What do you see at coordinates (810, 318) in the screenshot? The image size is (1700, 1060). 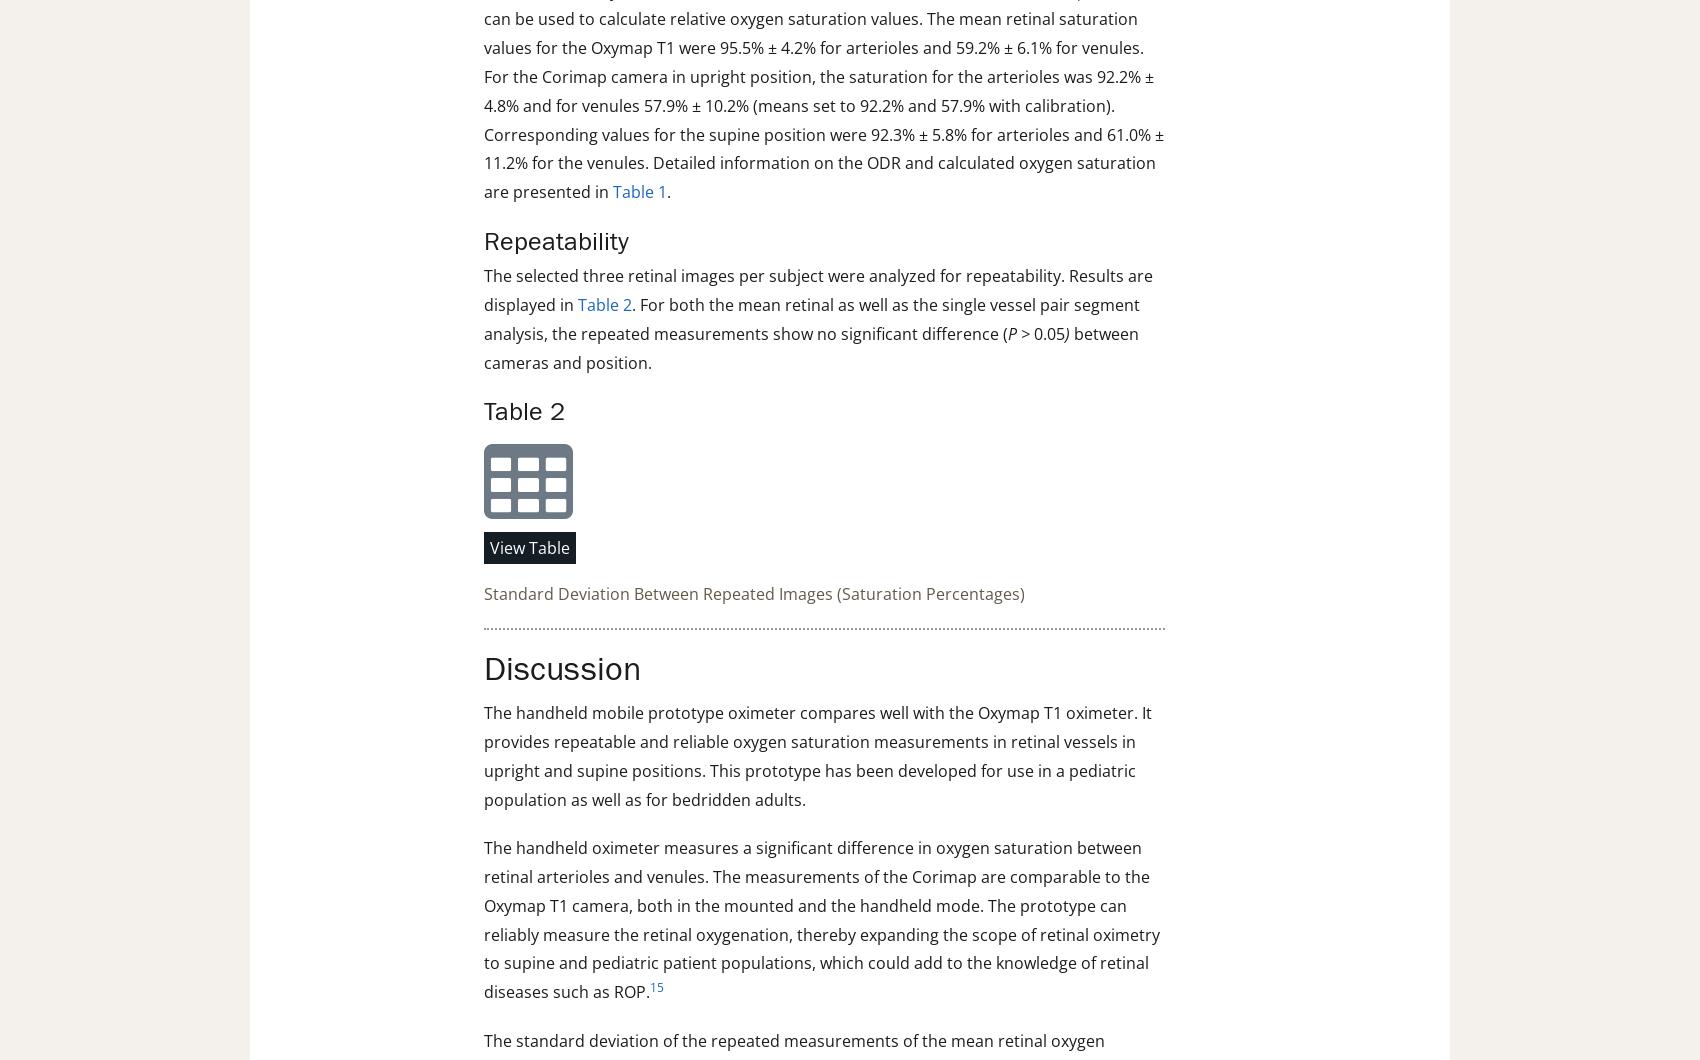 I see `'. For both the mean retinal as well as the single vessel pair segment analysis, the repeated measurements show no significant difference ('` at bounding box center [810, 318].